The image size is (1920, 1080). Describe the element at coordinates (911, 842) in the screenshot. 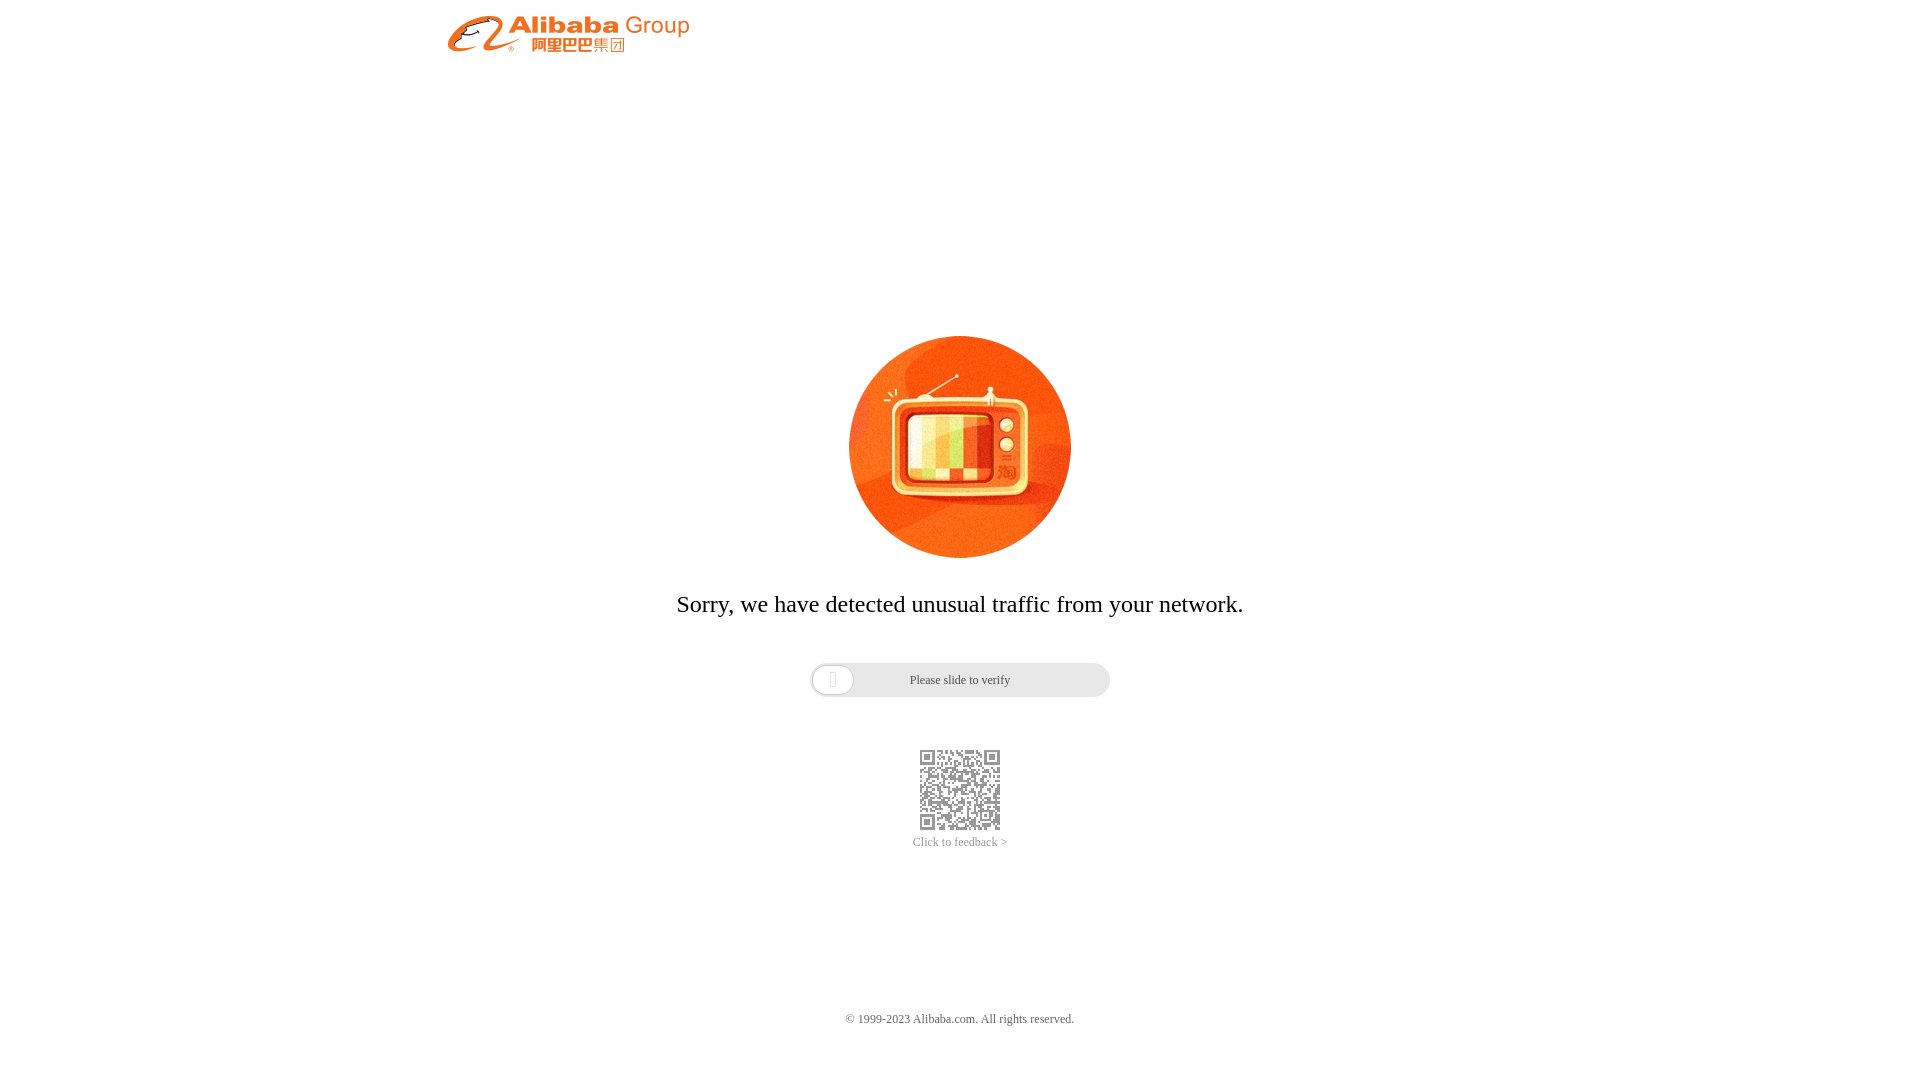

I see `'Click to feedback >'` at that location.